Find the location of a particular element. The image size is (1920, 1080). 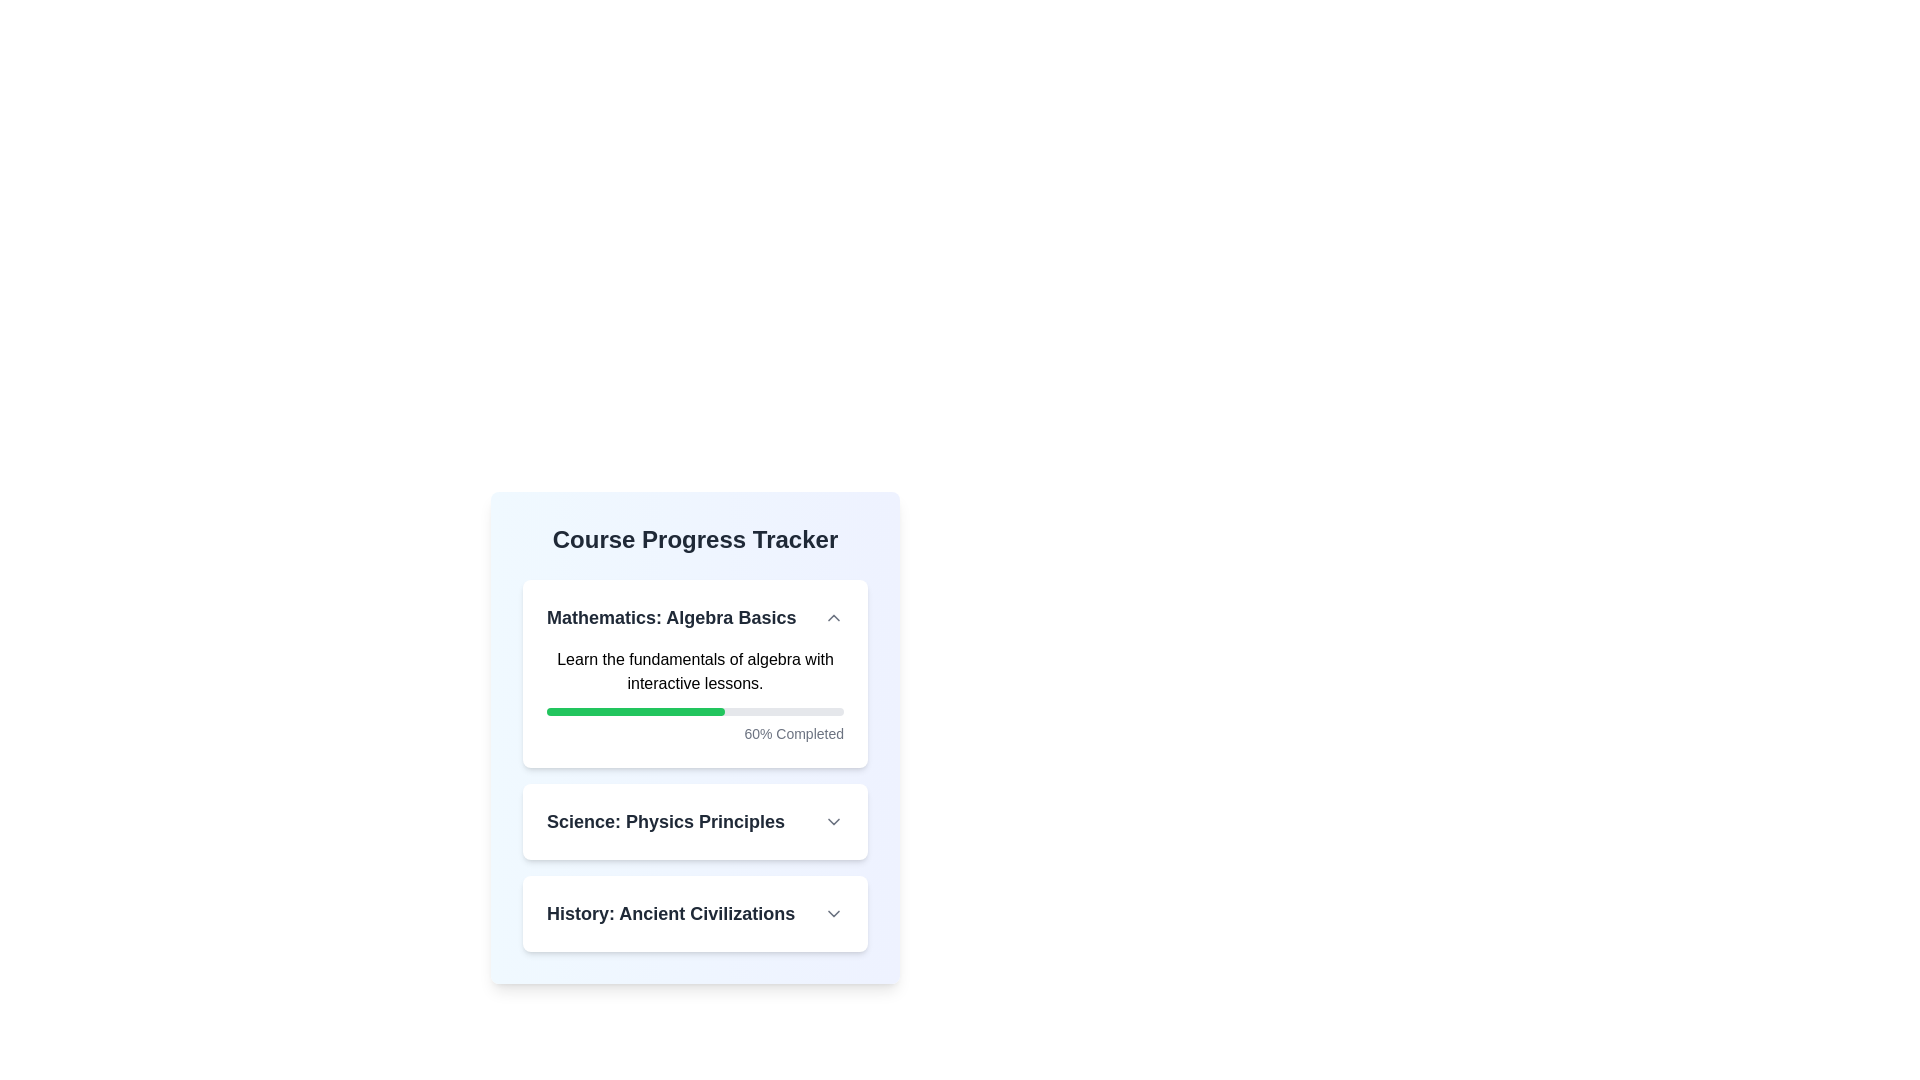

the collapsible course progress tracker item for 'Mathematics: Algebra Basics' is located at coordinates (695, 765).